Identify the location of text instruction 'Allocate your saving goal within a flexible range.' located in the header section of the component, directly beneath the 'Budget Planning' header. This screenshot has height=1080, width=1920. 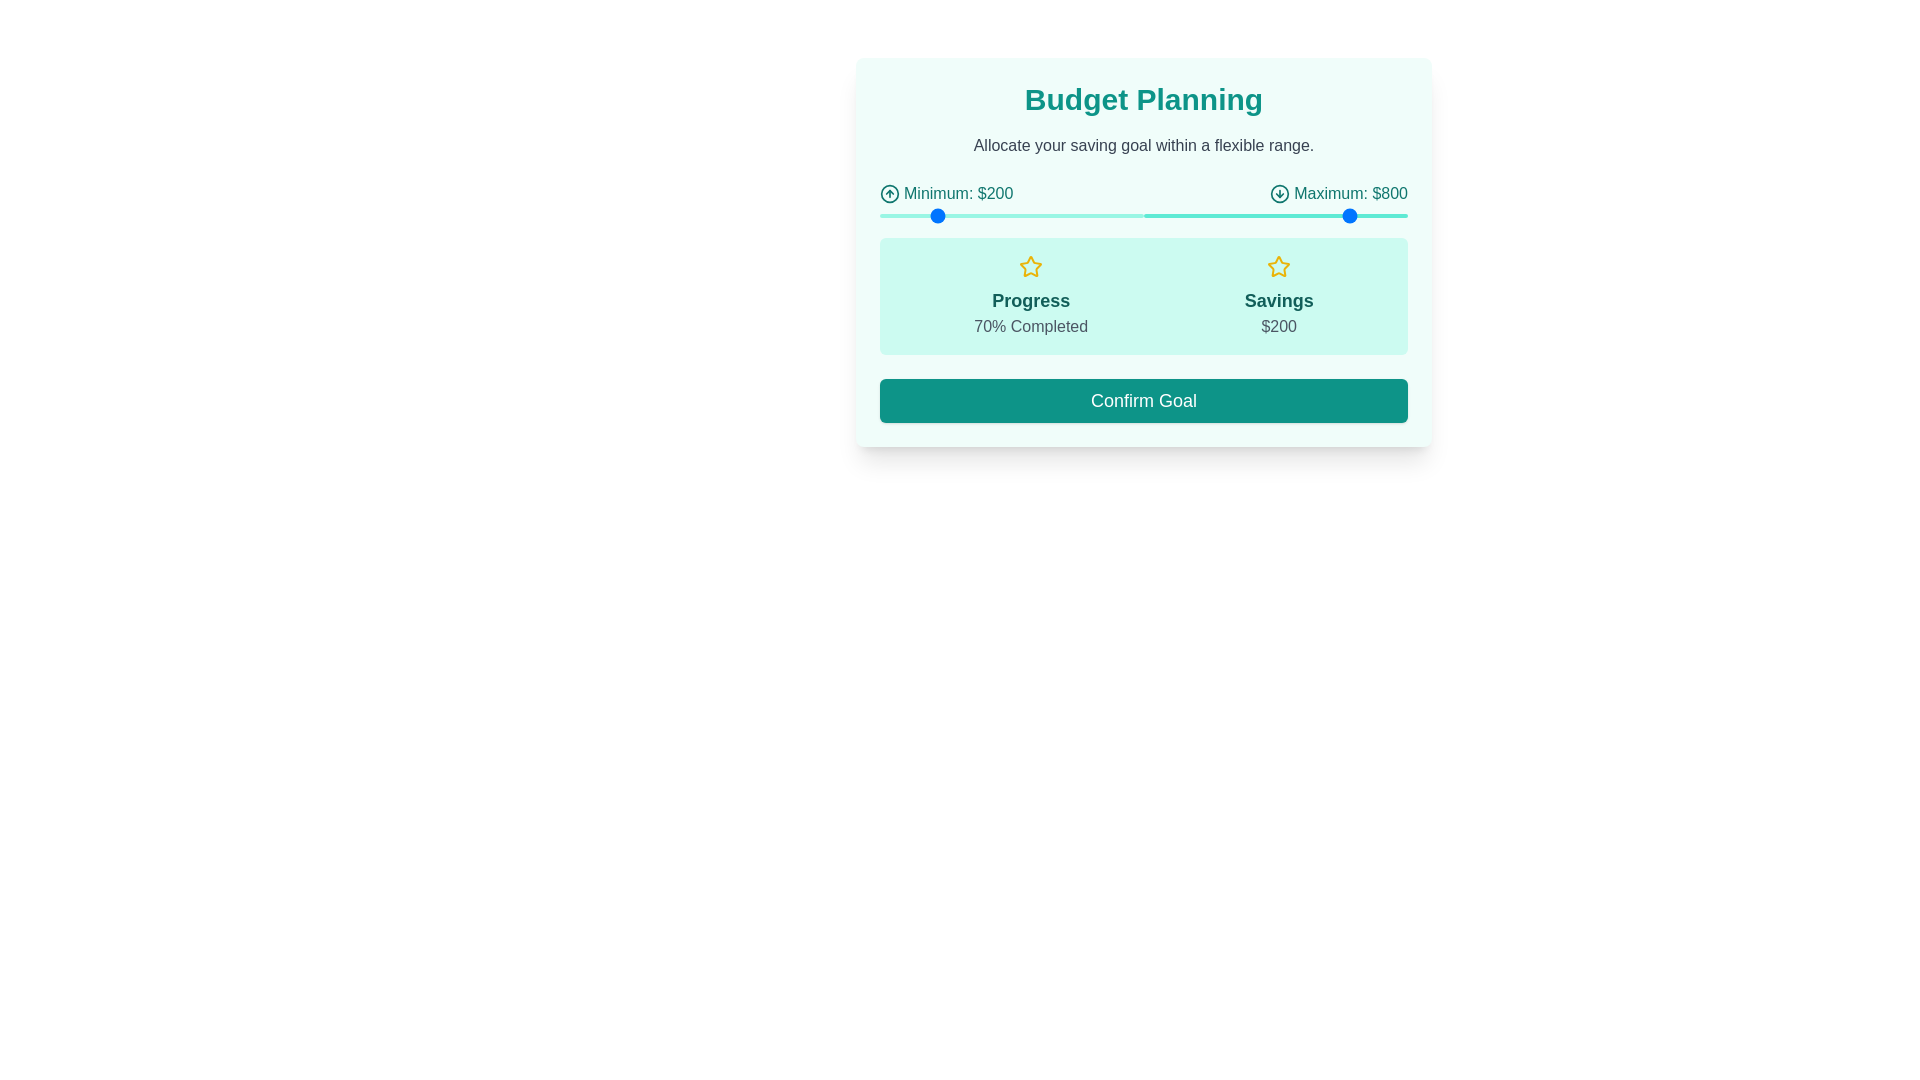
(1143, 145).